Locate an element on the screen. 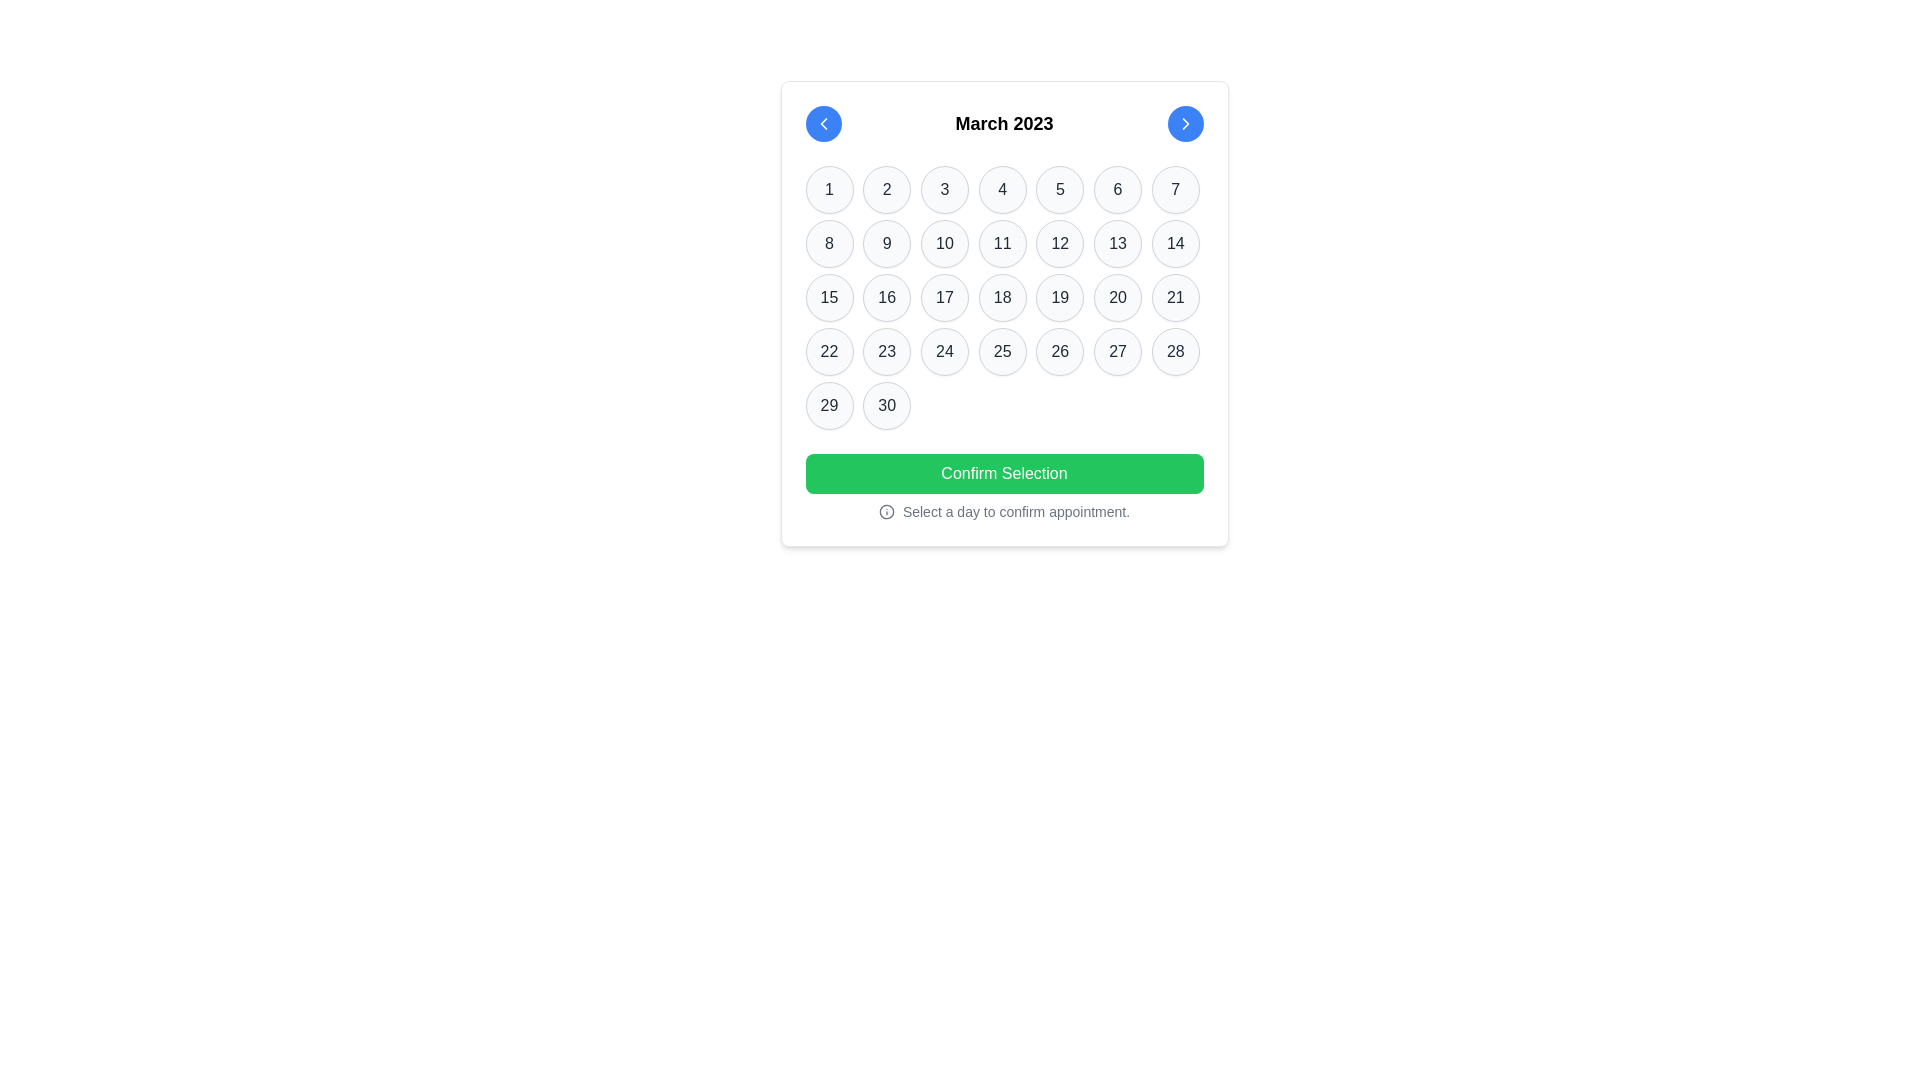  the information icon in the label that instructs 'Select a day to confirm appointment.' to trigger a tooltip is located at coordinates (1004, 511).